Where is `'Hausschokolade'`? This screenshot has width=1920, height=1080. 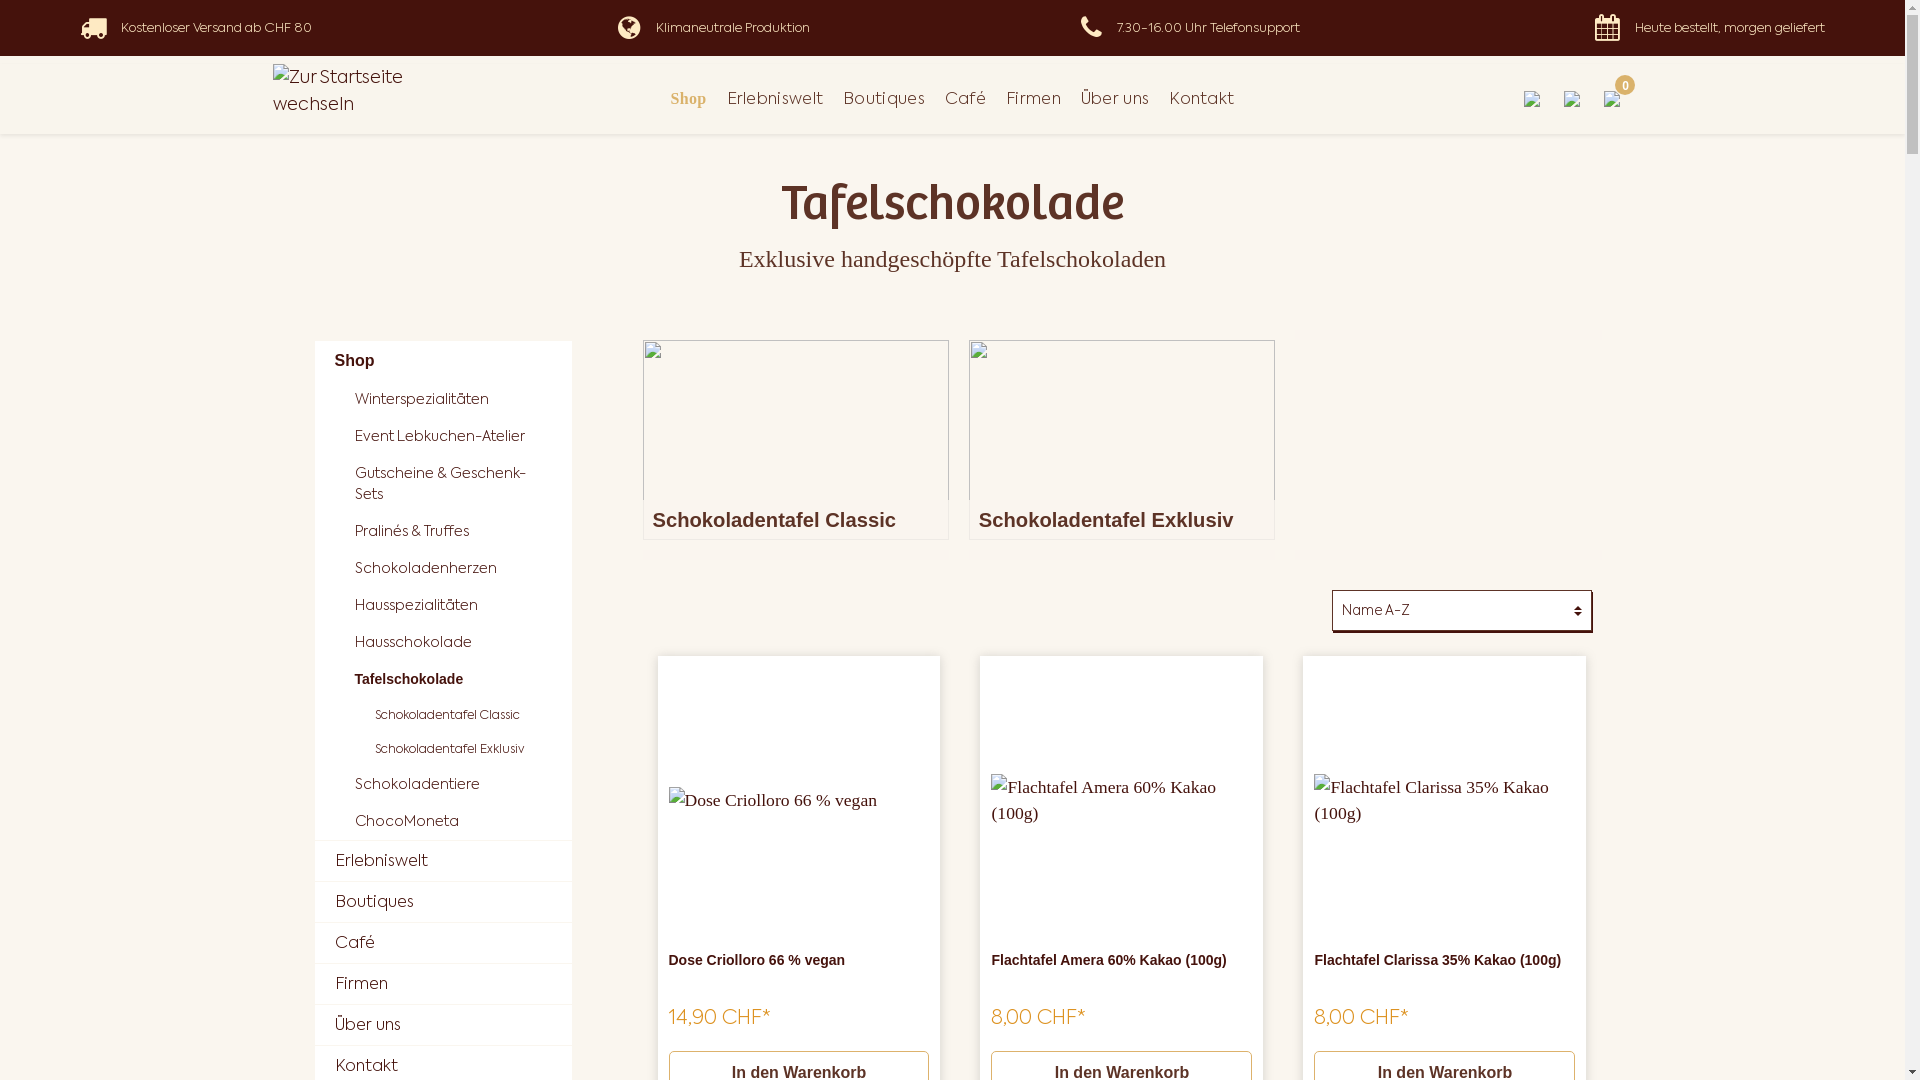
'Hausschokolade' is located at coordinates (451, 642).